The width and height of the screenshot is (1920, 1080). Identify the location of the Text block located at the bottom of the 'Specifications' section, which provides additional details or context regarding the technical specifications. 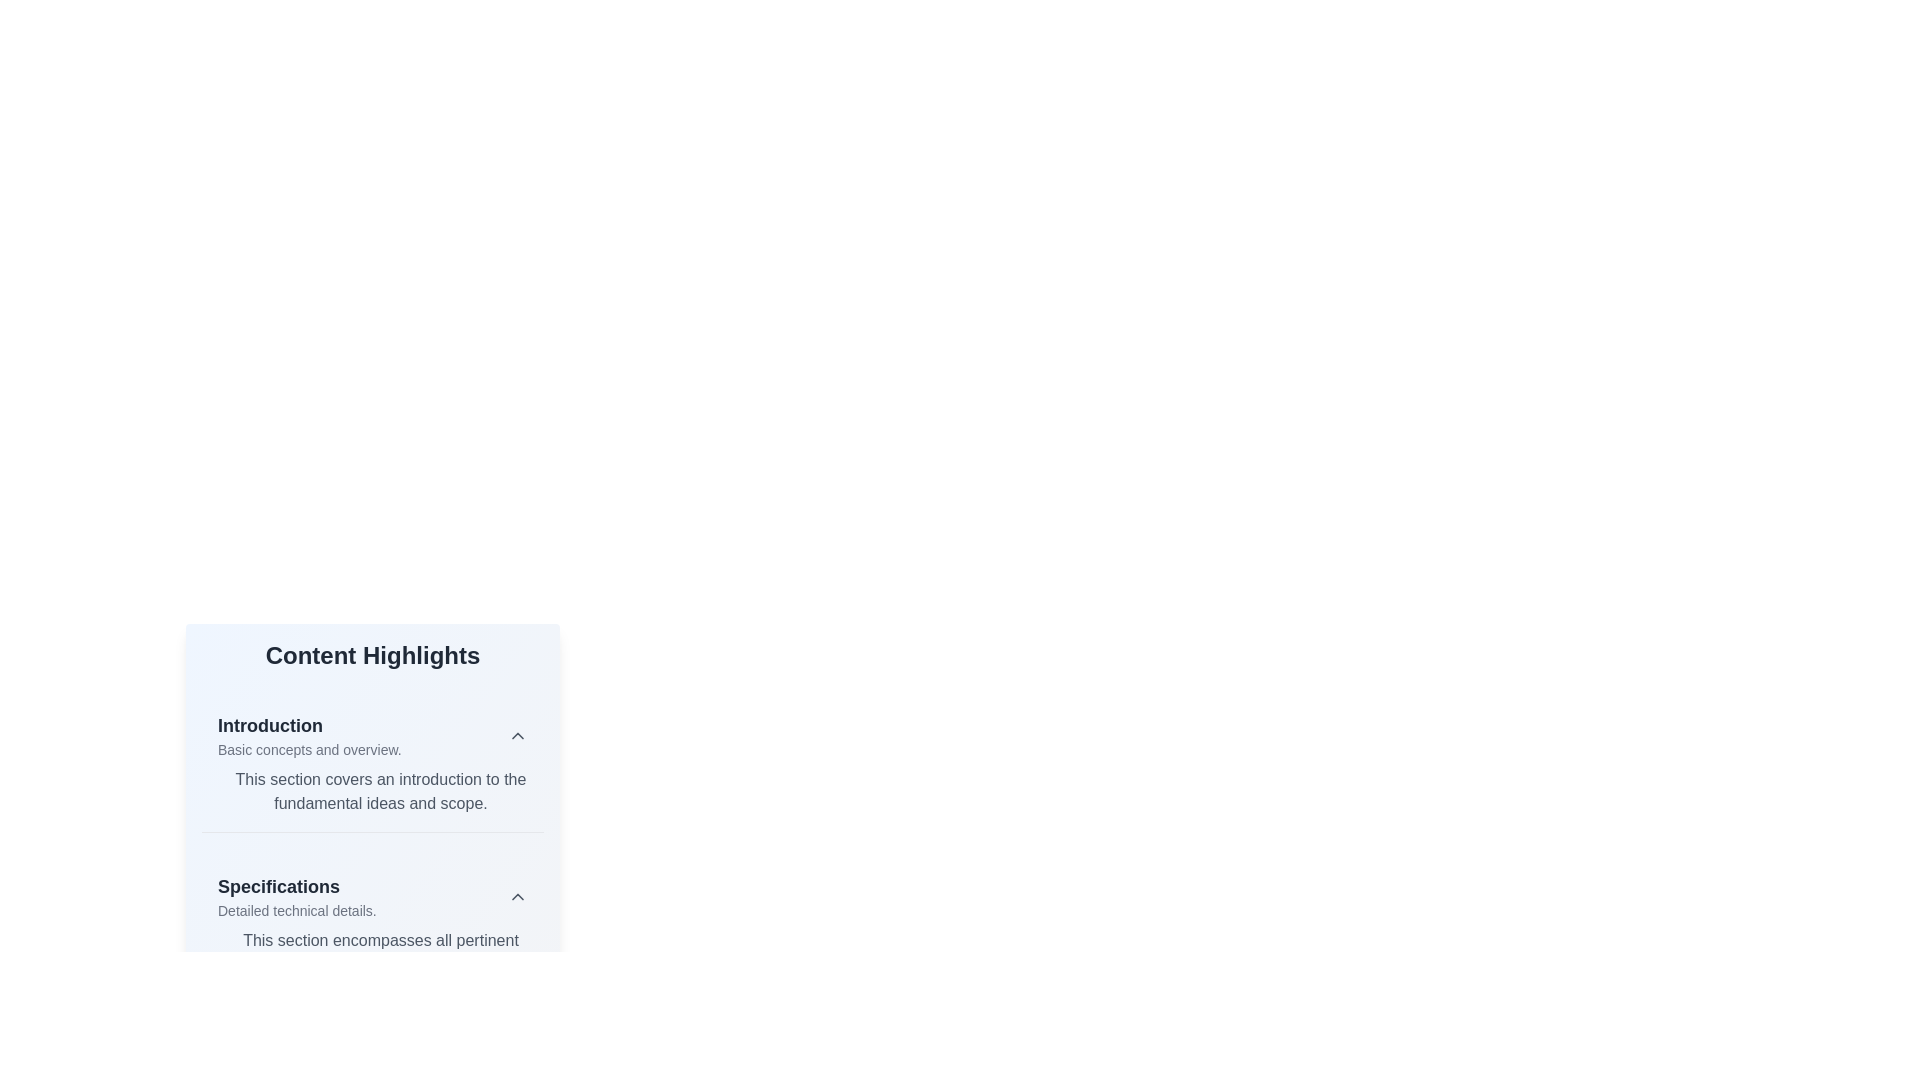
(373, 951).